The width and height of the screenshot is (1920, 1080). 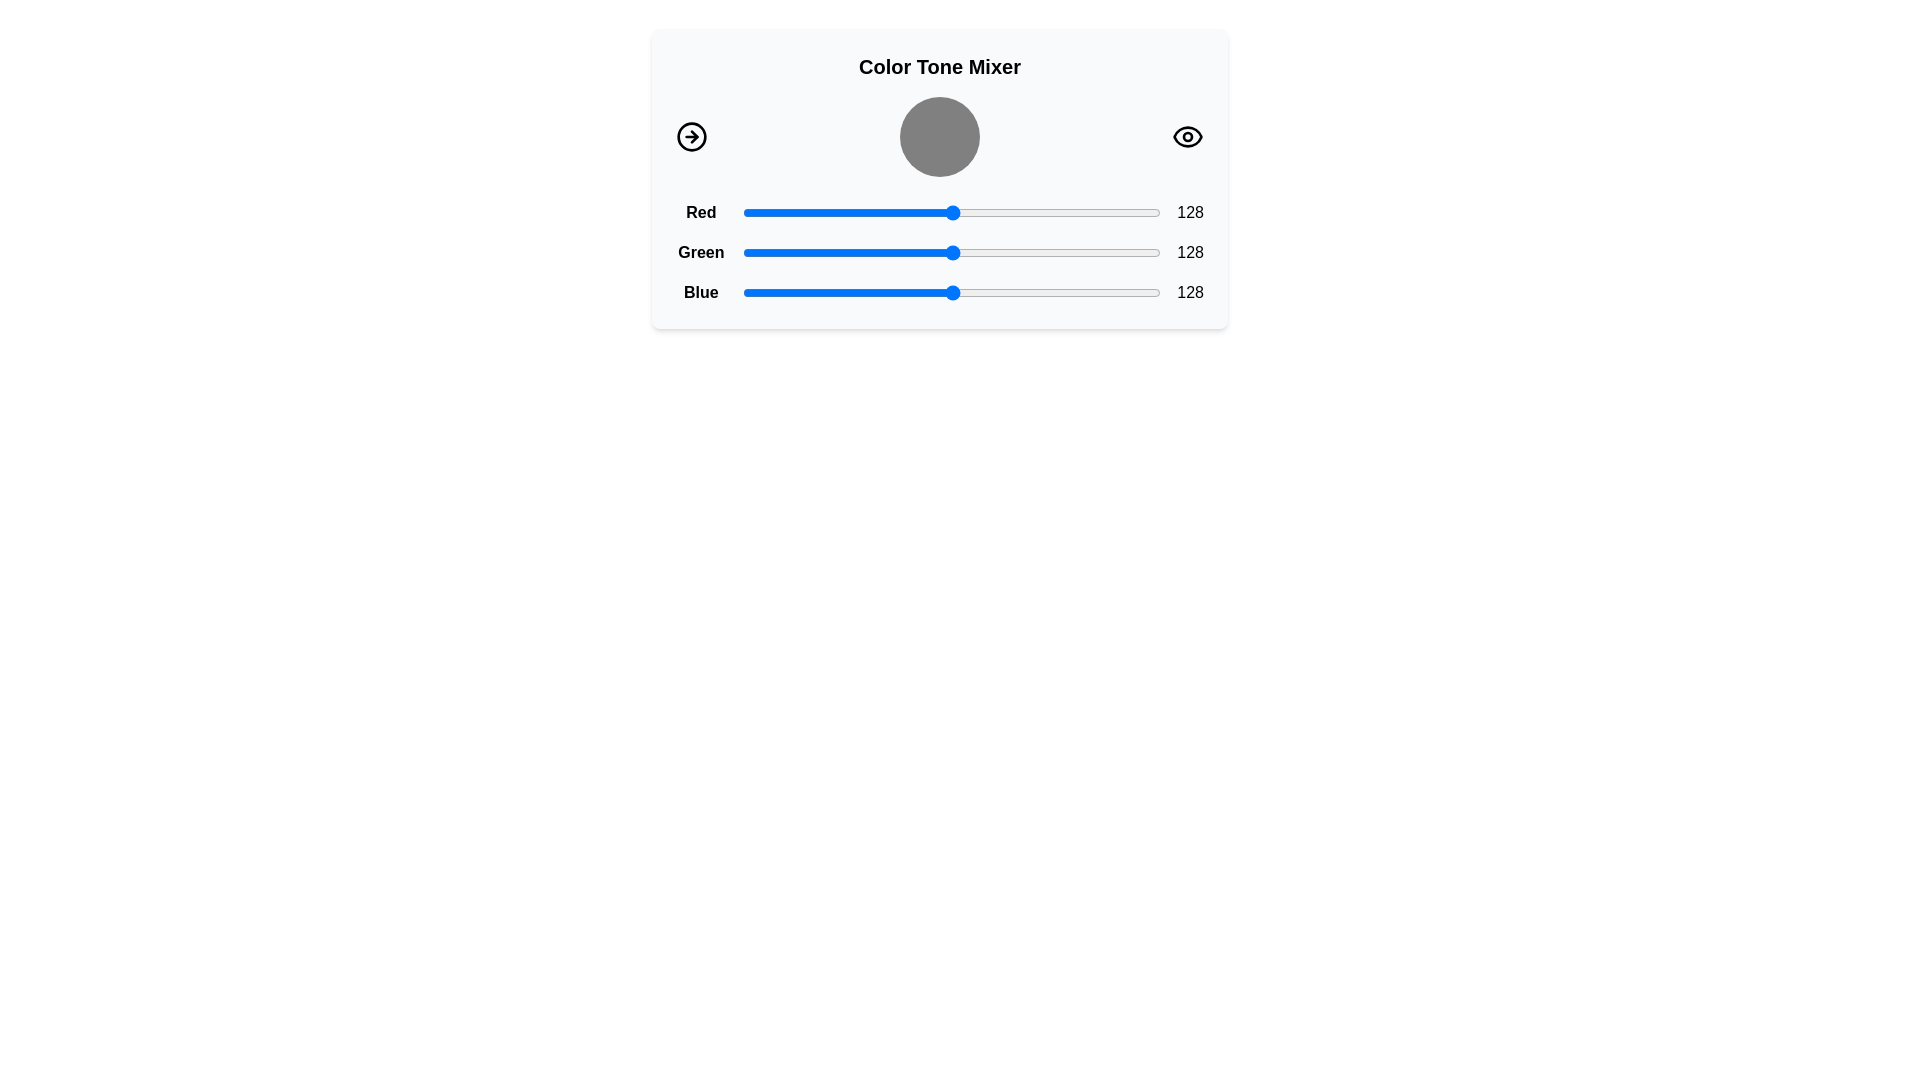 What do you see at coordinates (1099, 212) in the screenshot?
I see `the red component` at bounding box center [1099, 212].